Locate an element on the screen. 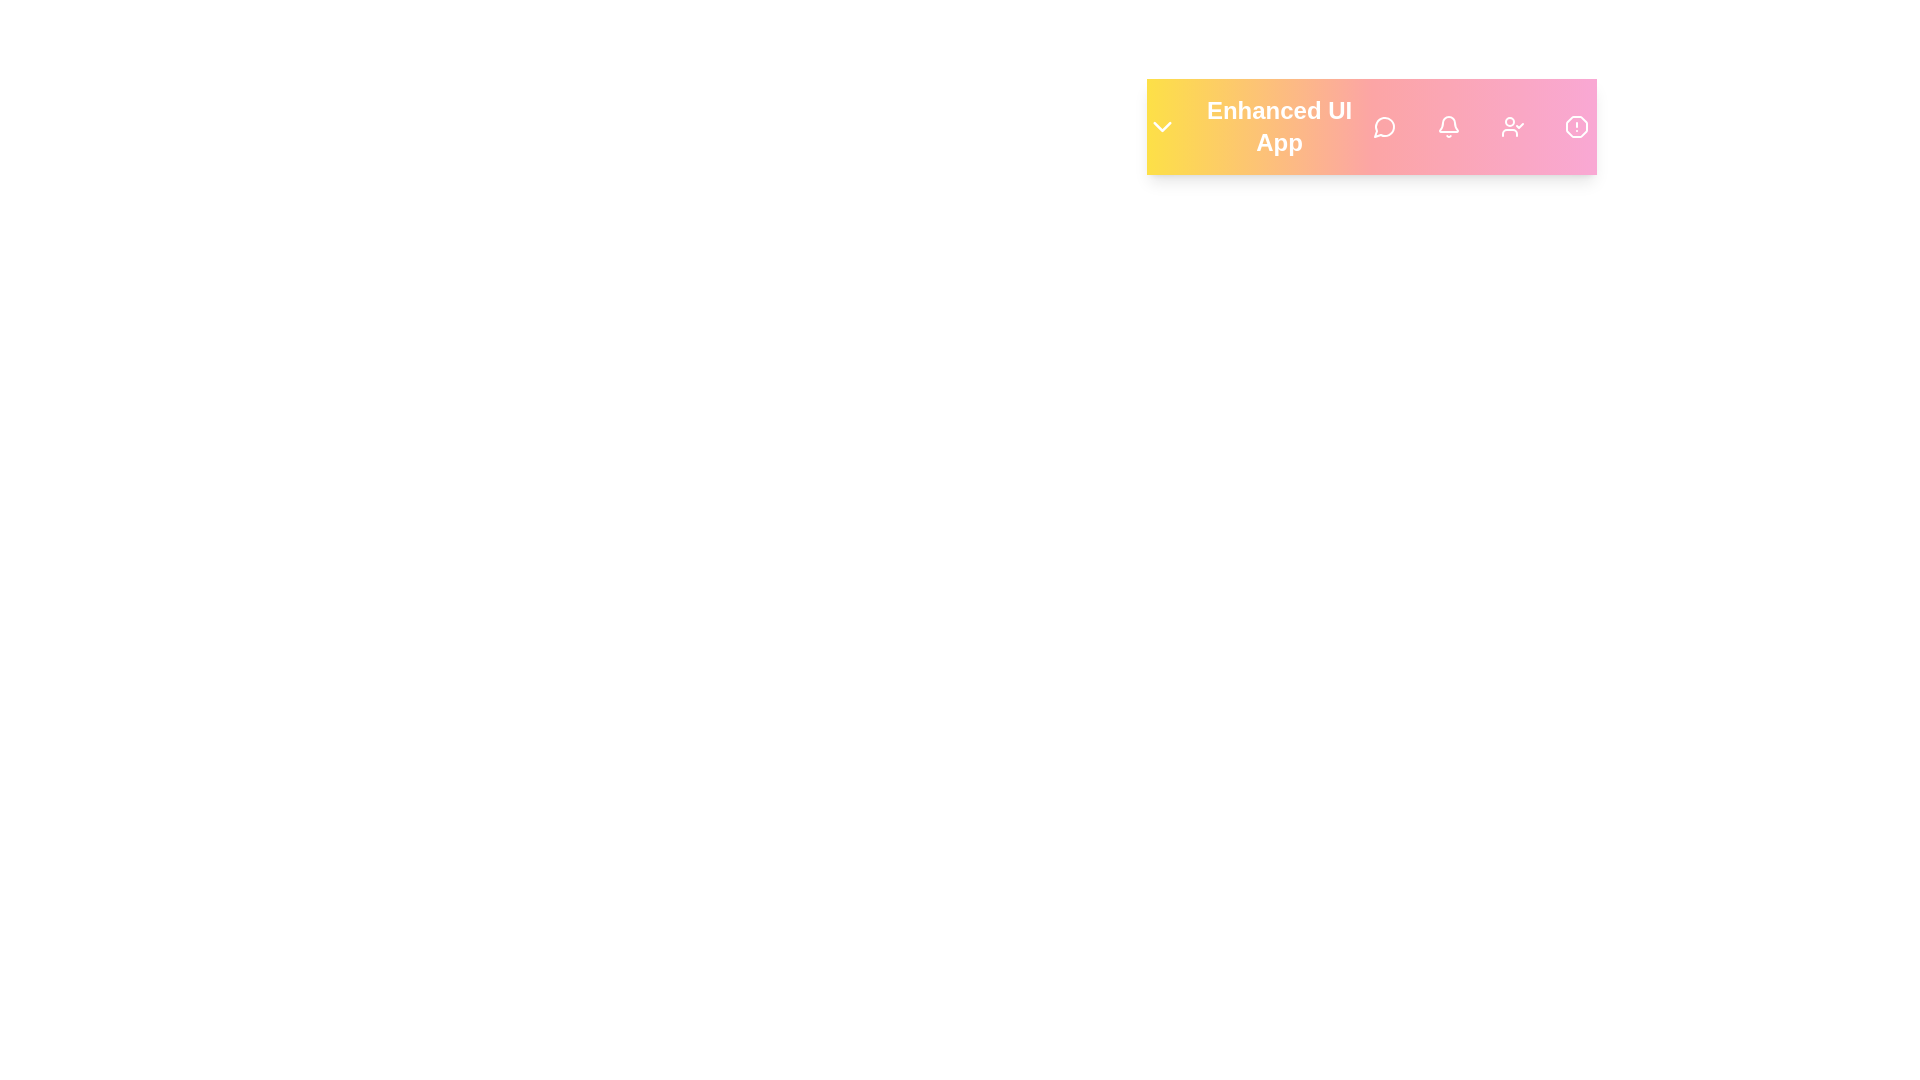 The height and width of the screenshot is (1080, 1920). the dropdown menu icon to open the account settings menu is located at coordinates (1161, 127).